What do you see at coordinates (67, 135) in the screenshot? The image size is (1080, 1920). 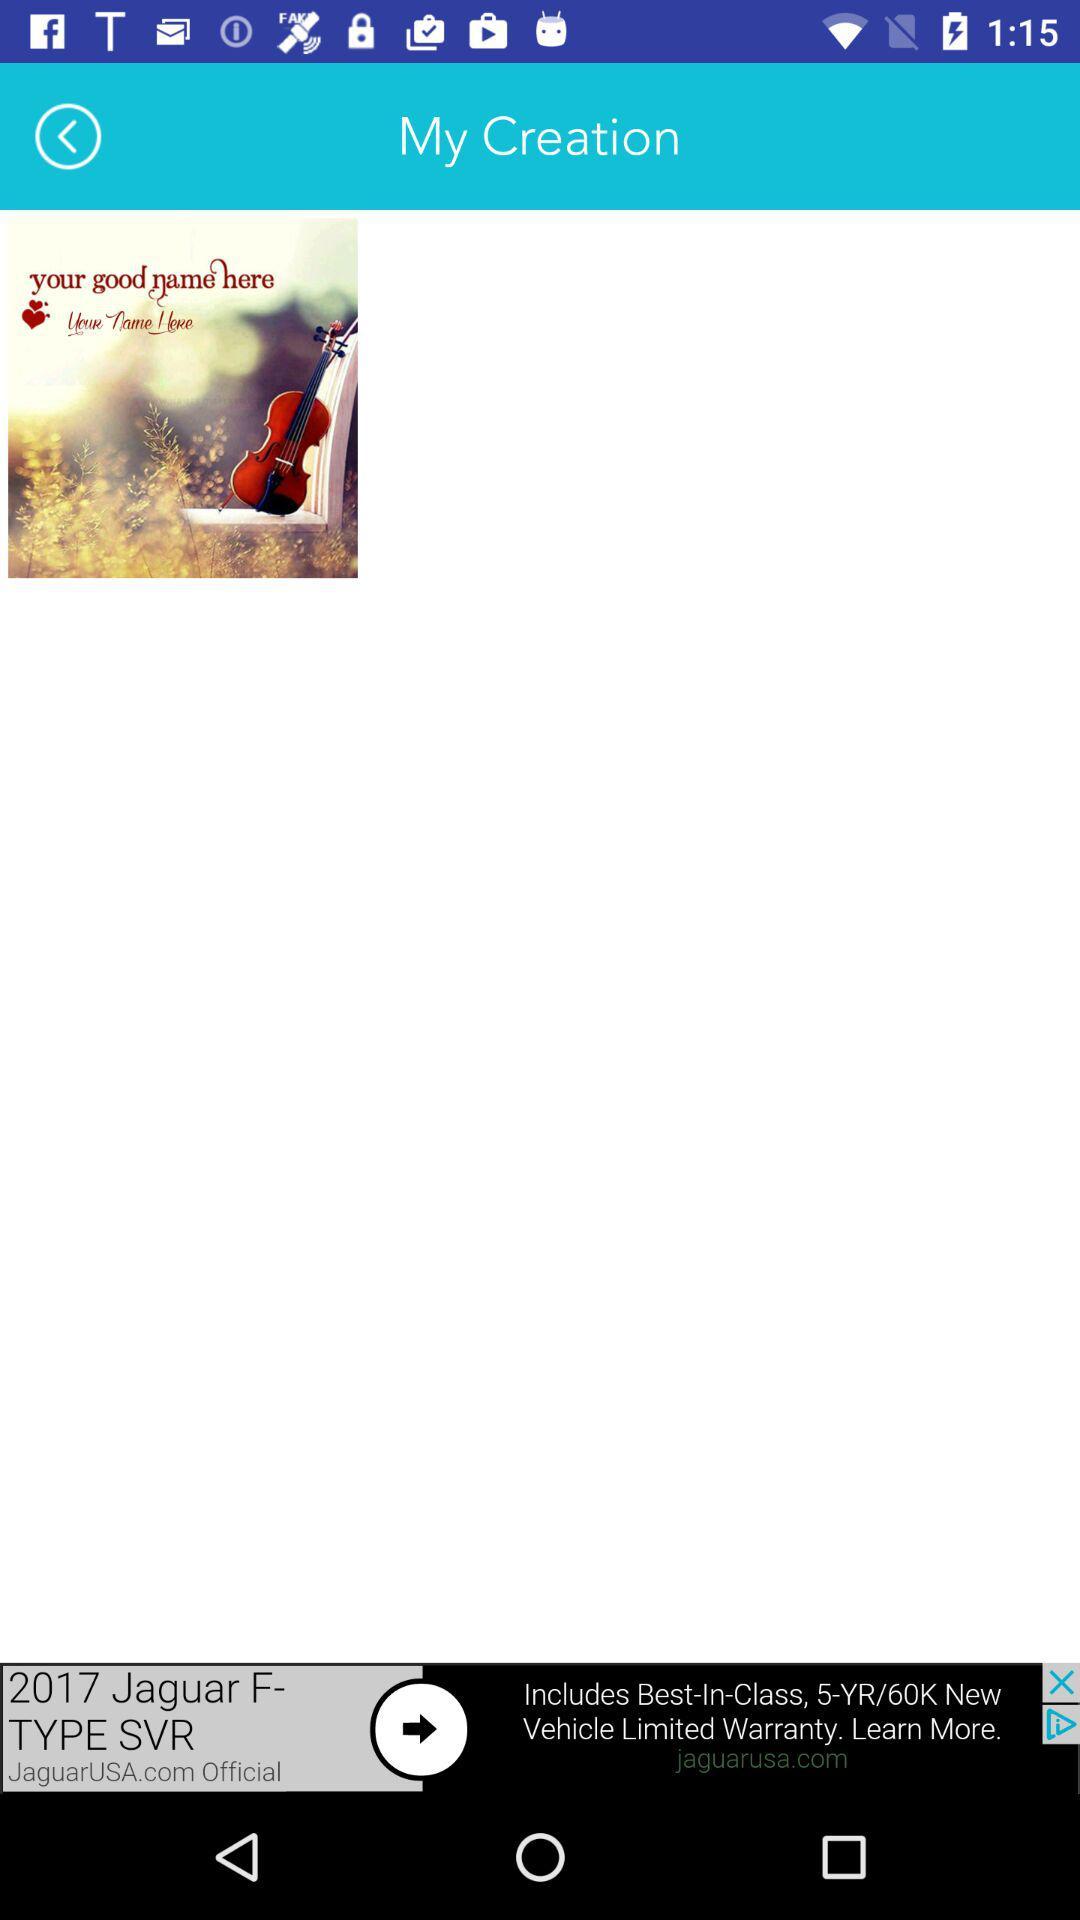 I see `back` at bounding box center [67, 135].